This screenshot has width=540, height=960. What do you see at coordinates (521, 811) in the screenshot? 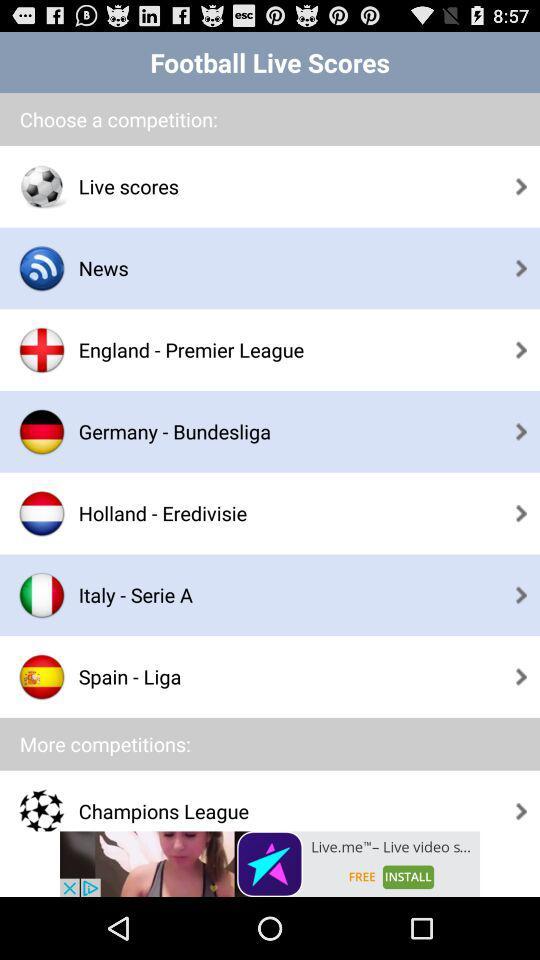
I see `icon right to champions league` at bounding box center [521, 811].